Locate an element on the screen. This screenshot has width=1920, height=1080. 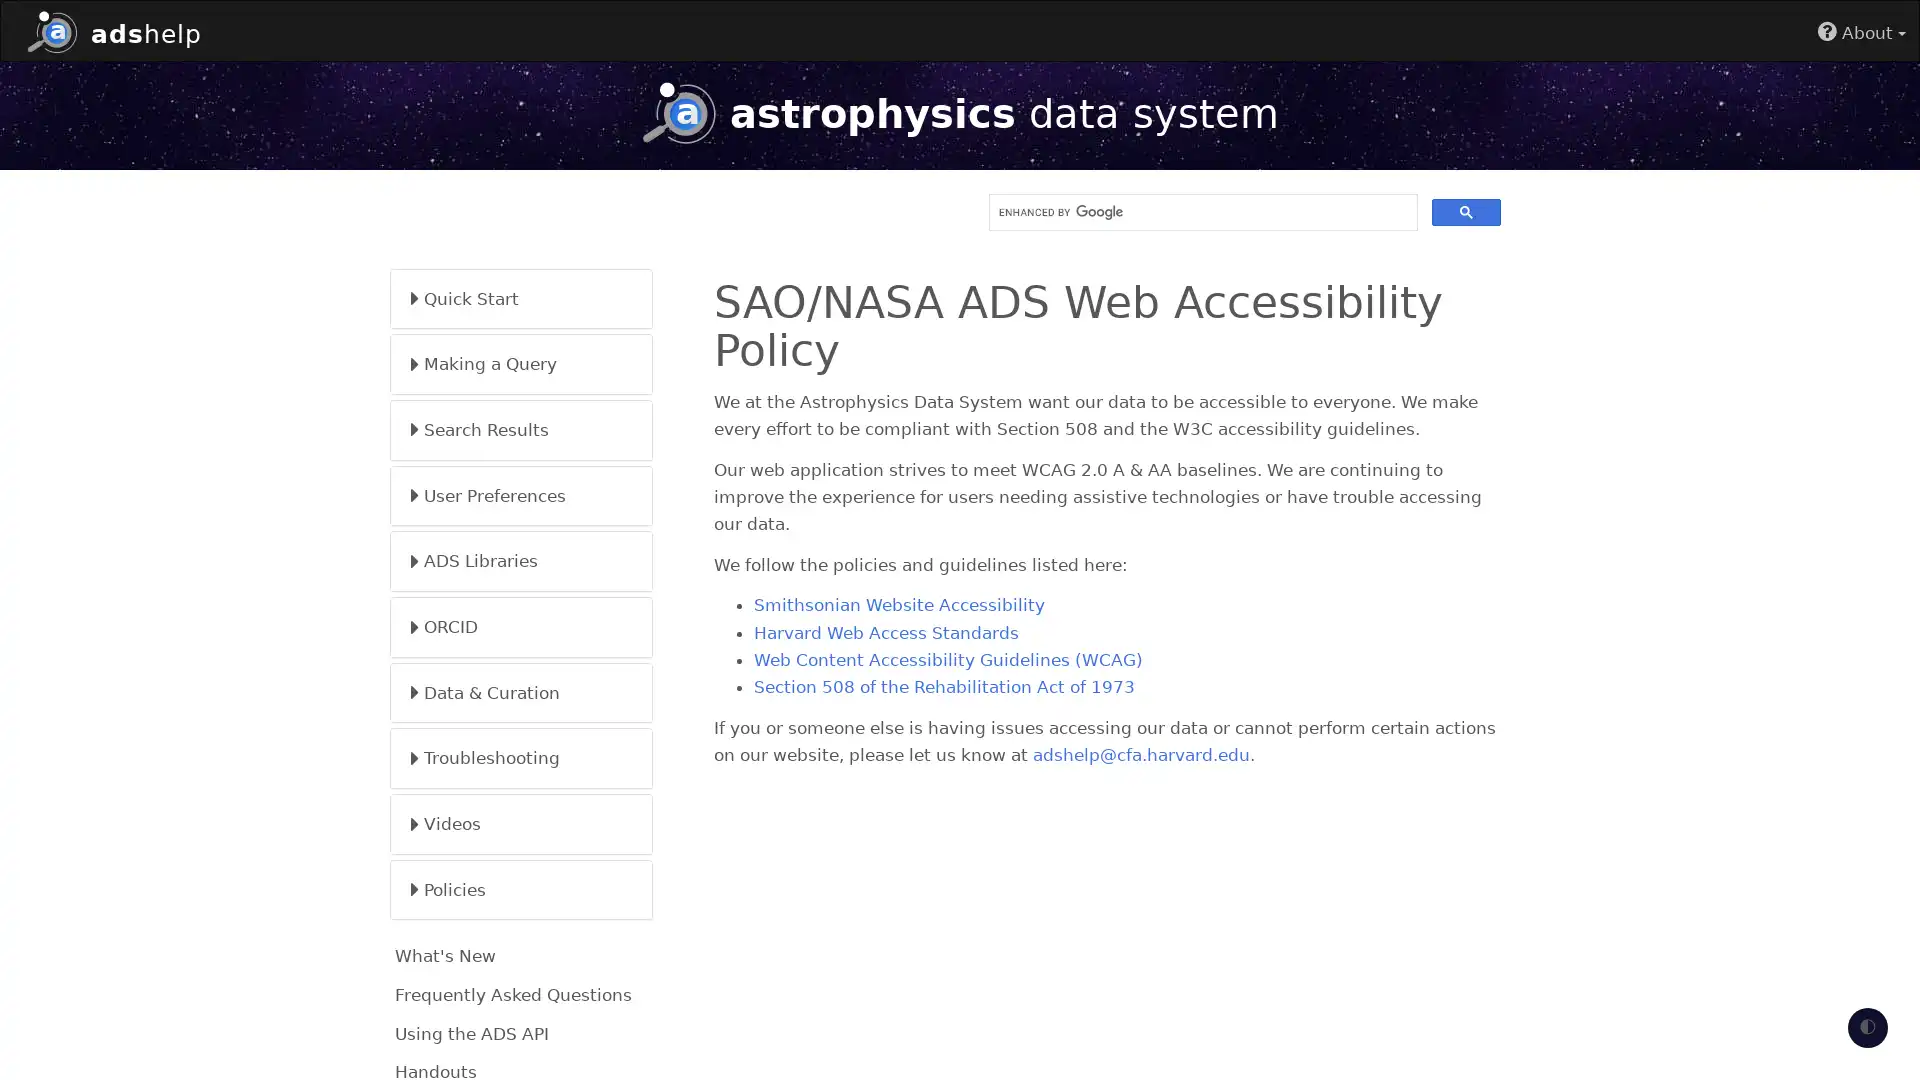
Making a Query is located at coordinates (521, 363).